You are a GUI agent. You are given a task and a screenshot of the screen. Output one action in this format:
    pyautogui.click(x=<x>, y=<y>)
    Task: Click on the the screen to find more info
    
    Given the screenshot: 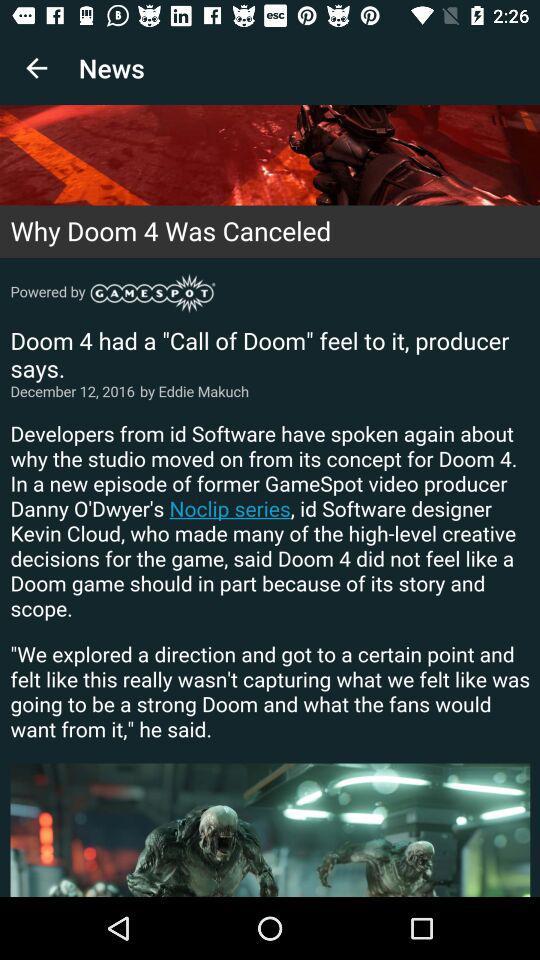 What is the action you would take?
    pyautogui.click(x=270, y=500)
    